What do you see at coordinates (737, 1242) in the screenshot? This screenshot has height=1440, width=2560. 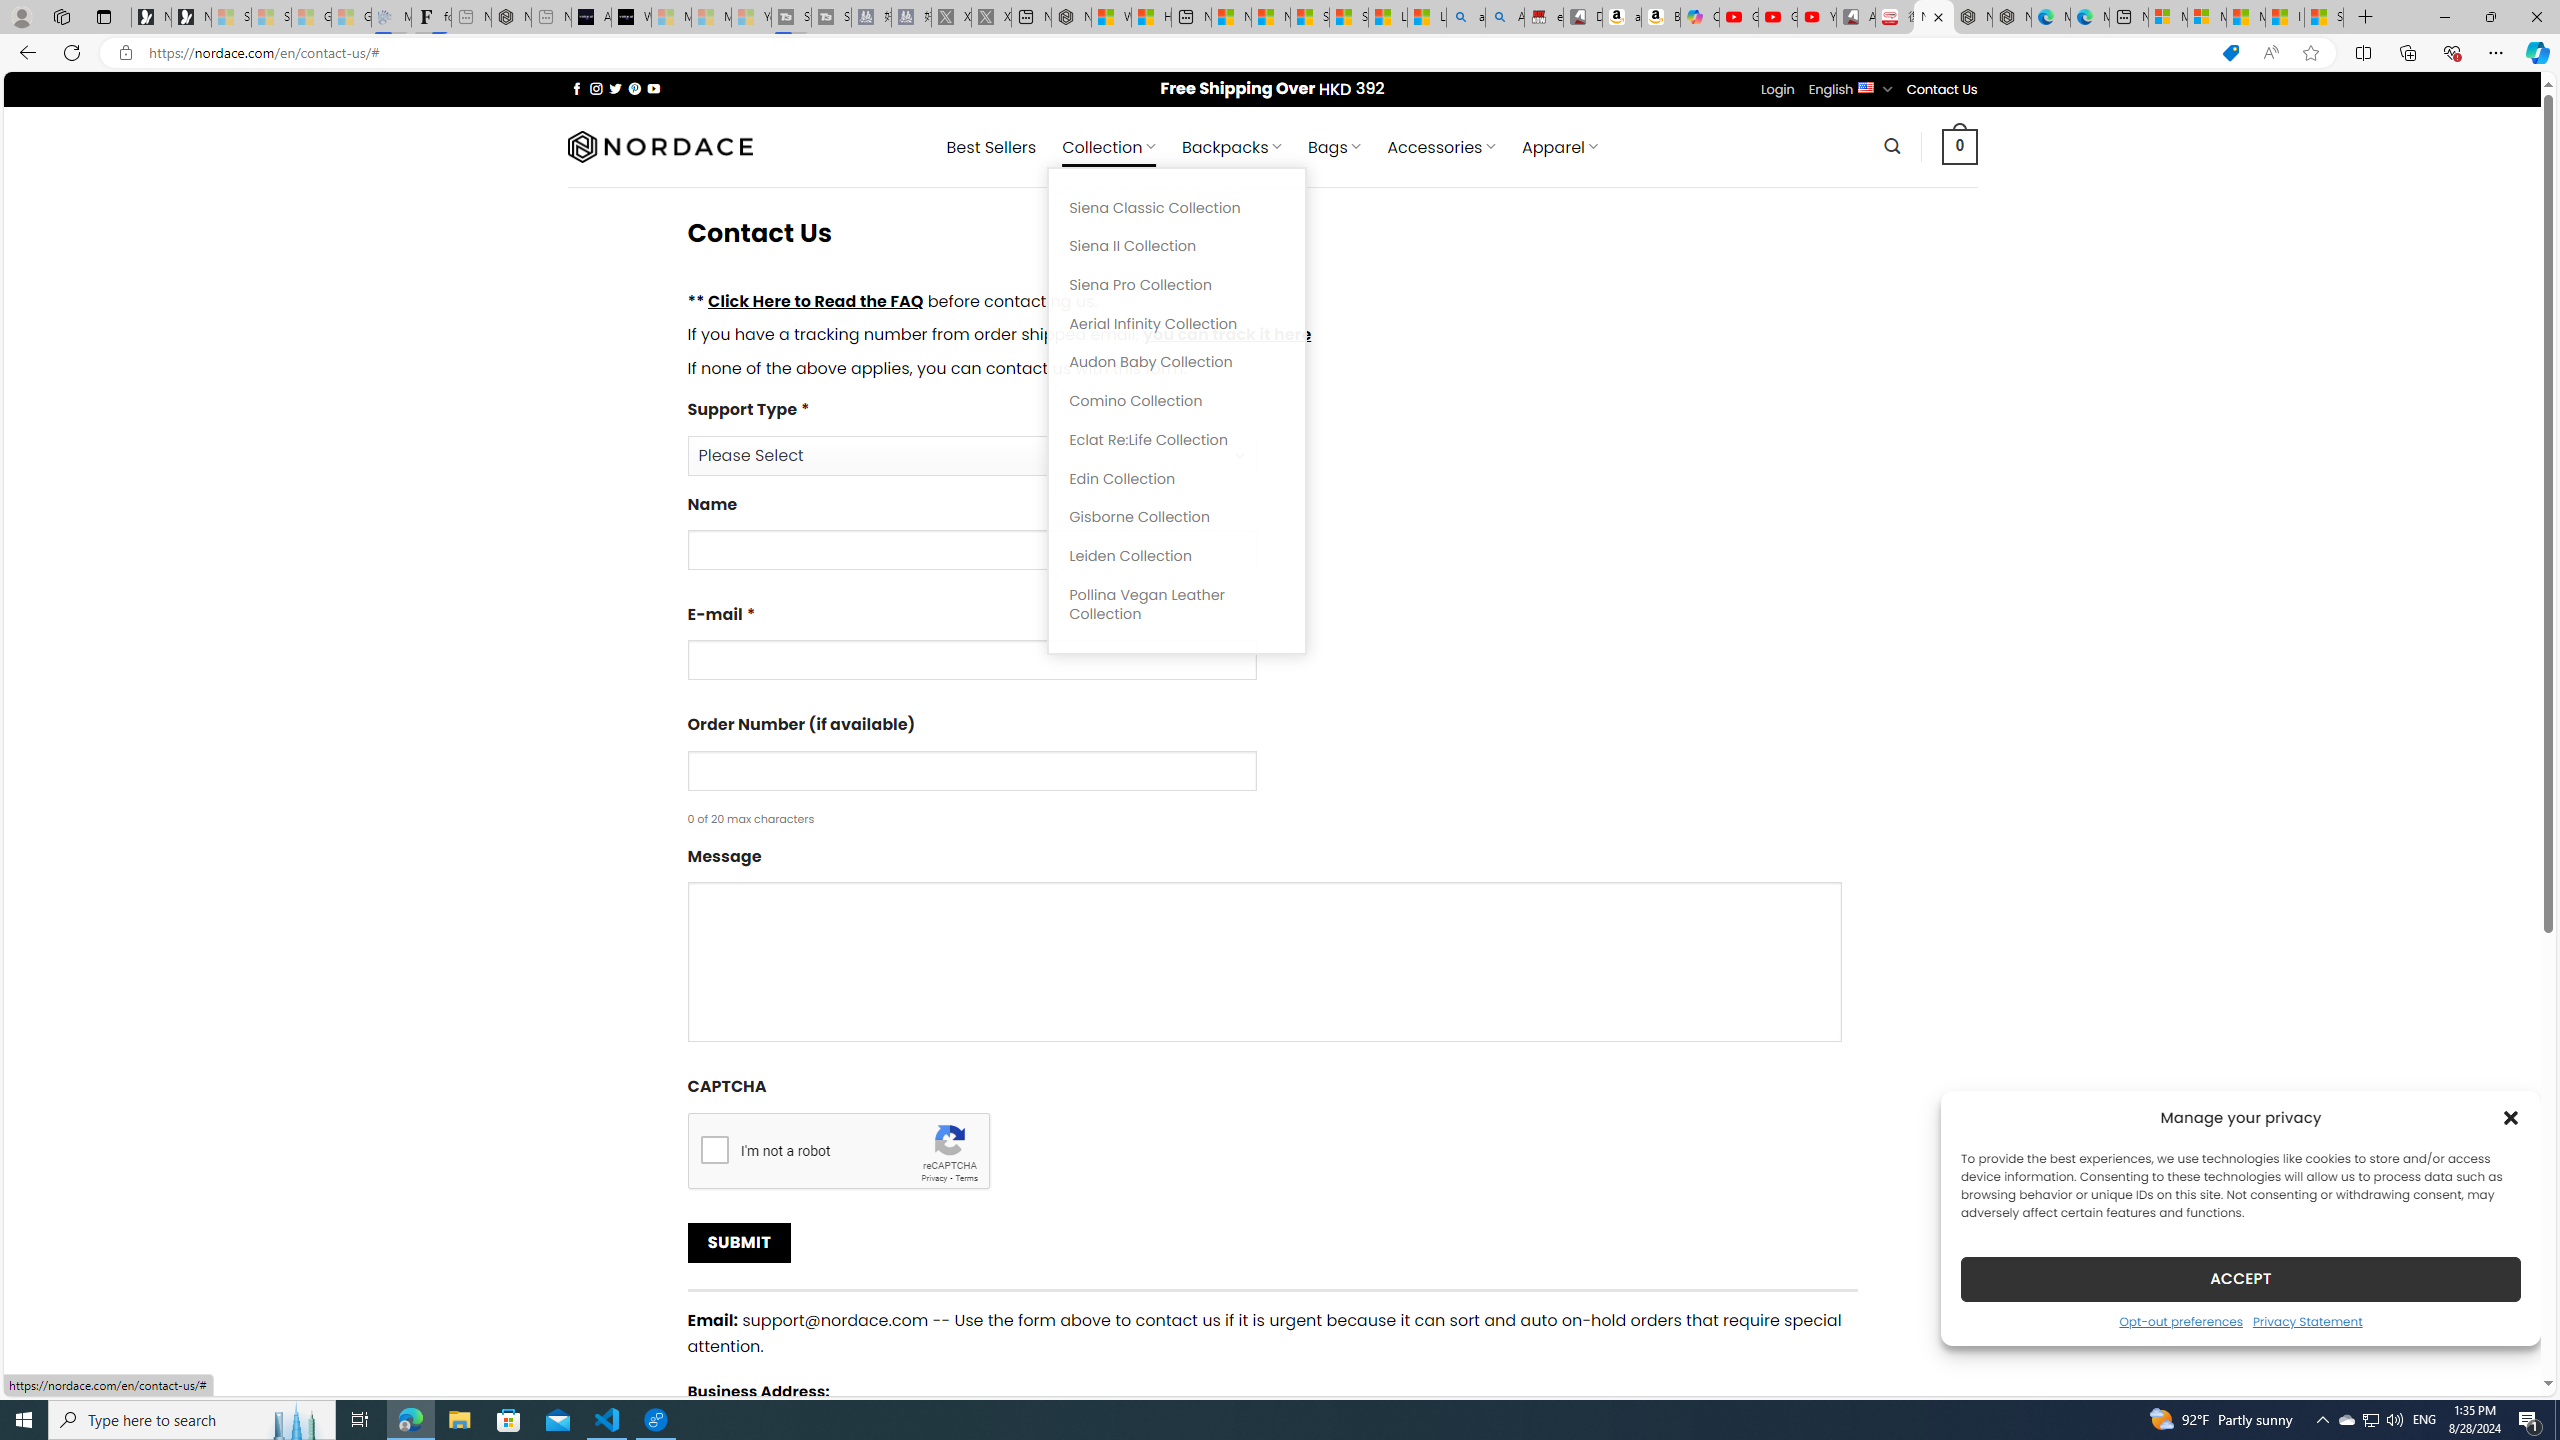 I see `'Submit'` at bounding box center [737, 1242].